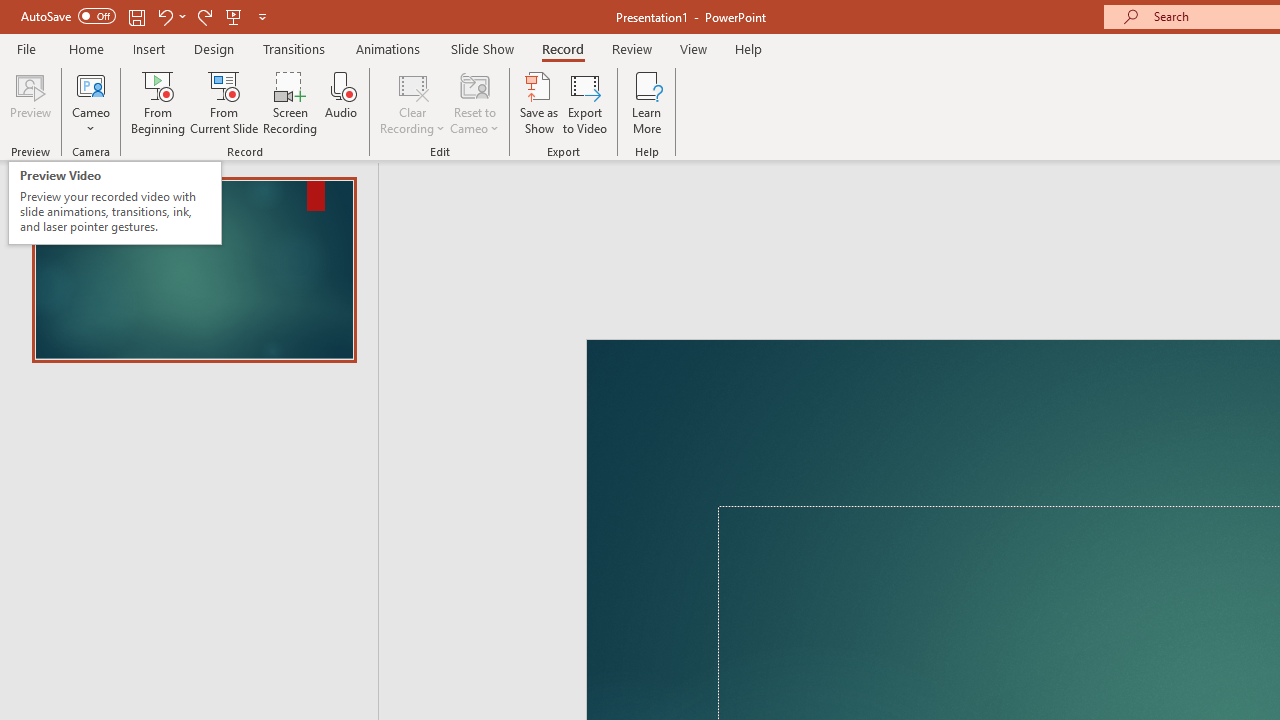 This screenshot has height=720, width=1280. I want to click on 'From Beginning...', so click(157, 103).